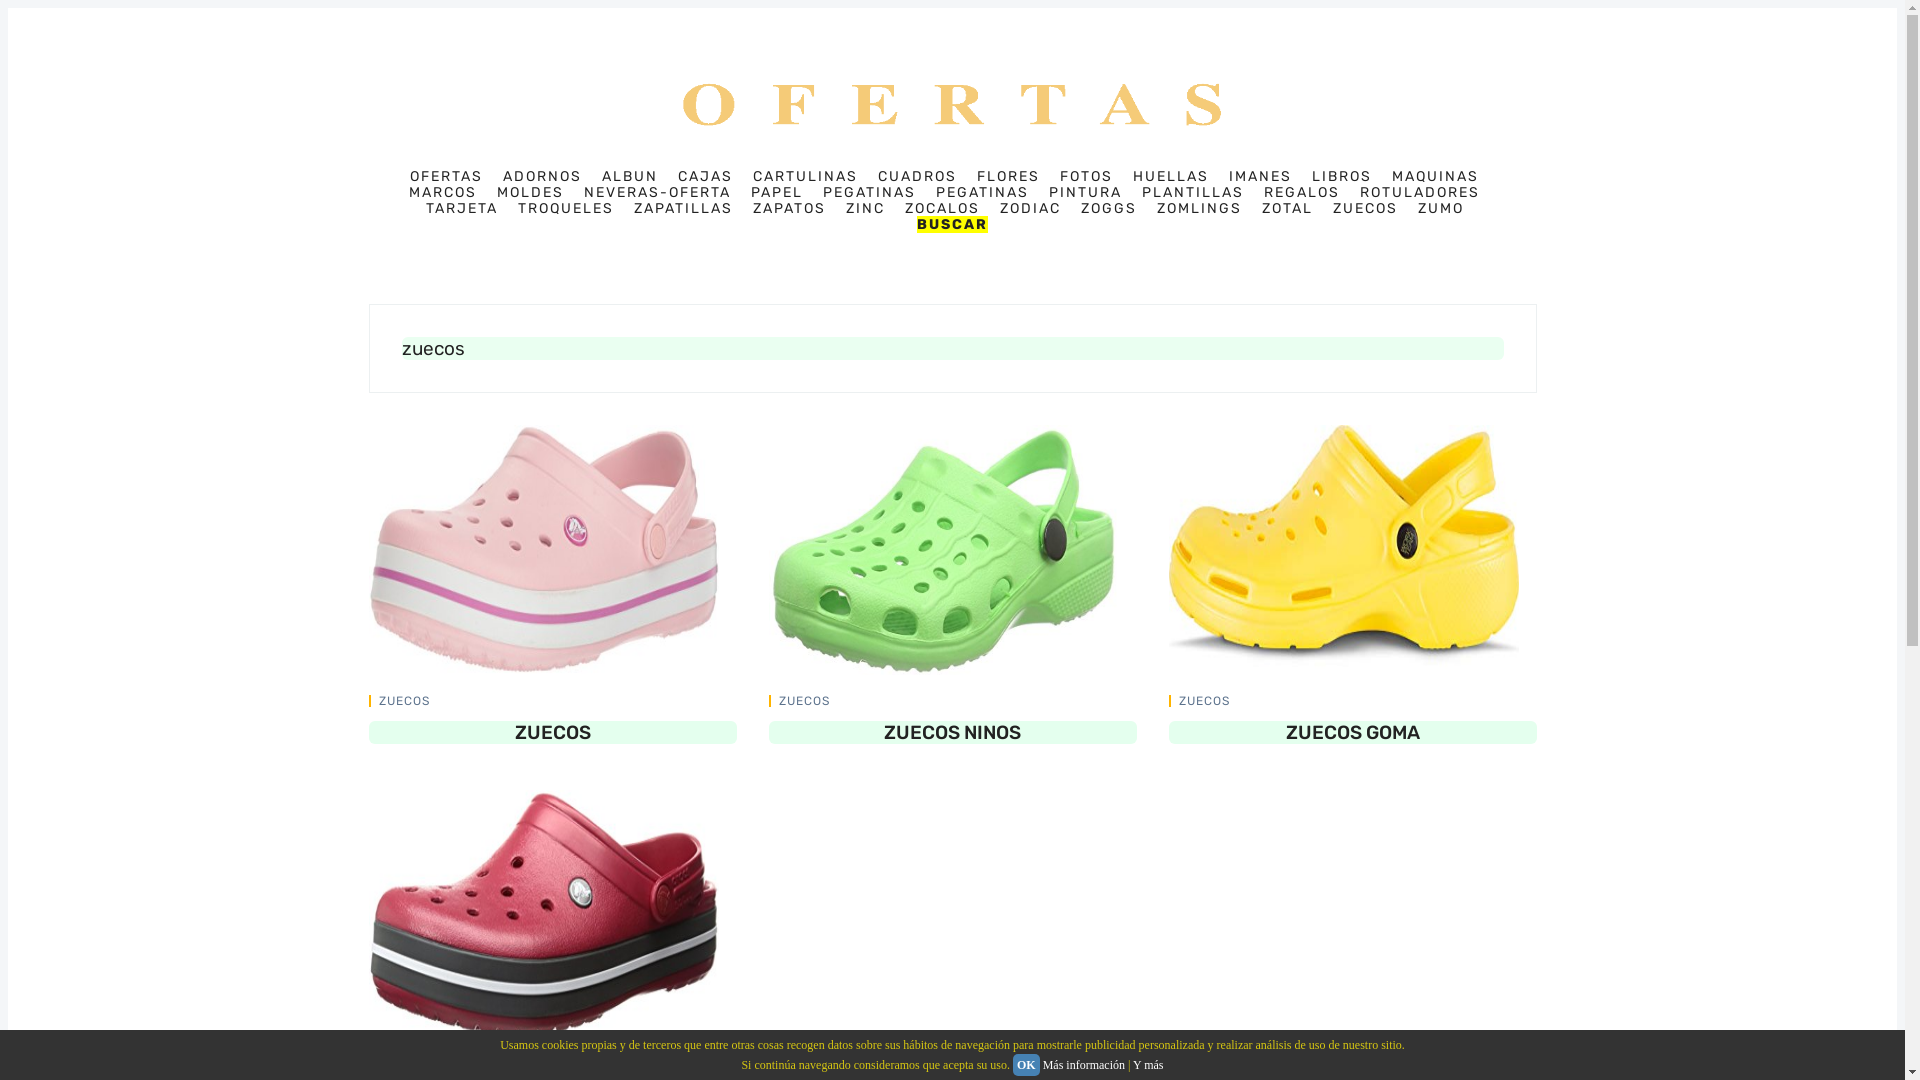 This screenshot has height=1080, width=1920. I want to click on 'ZOMLINGS', so click(1198, 208).